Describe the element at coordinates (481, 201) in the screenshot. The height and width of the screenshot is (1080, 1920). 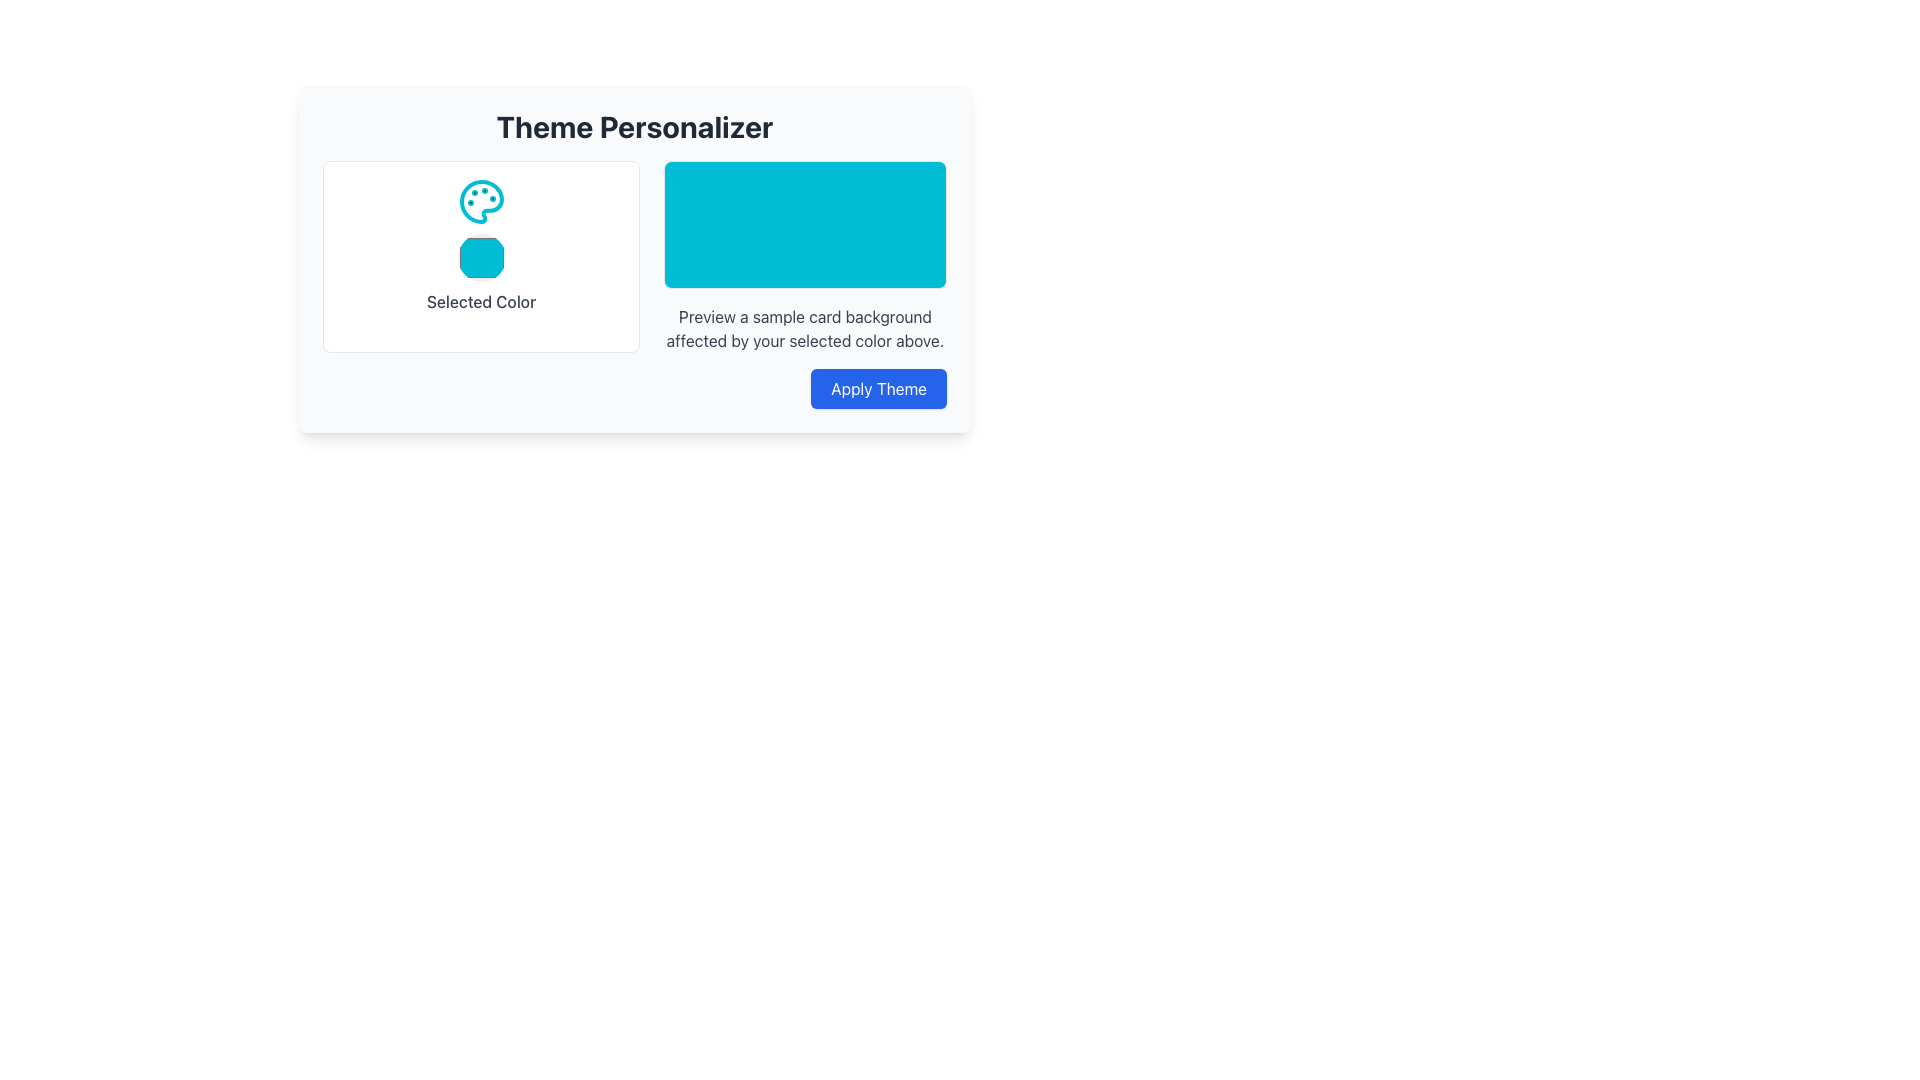
I see `the color selection icon located in the 'Selected Color' section of the card, positioned near the top left corner above the color representation circle` at that location.